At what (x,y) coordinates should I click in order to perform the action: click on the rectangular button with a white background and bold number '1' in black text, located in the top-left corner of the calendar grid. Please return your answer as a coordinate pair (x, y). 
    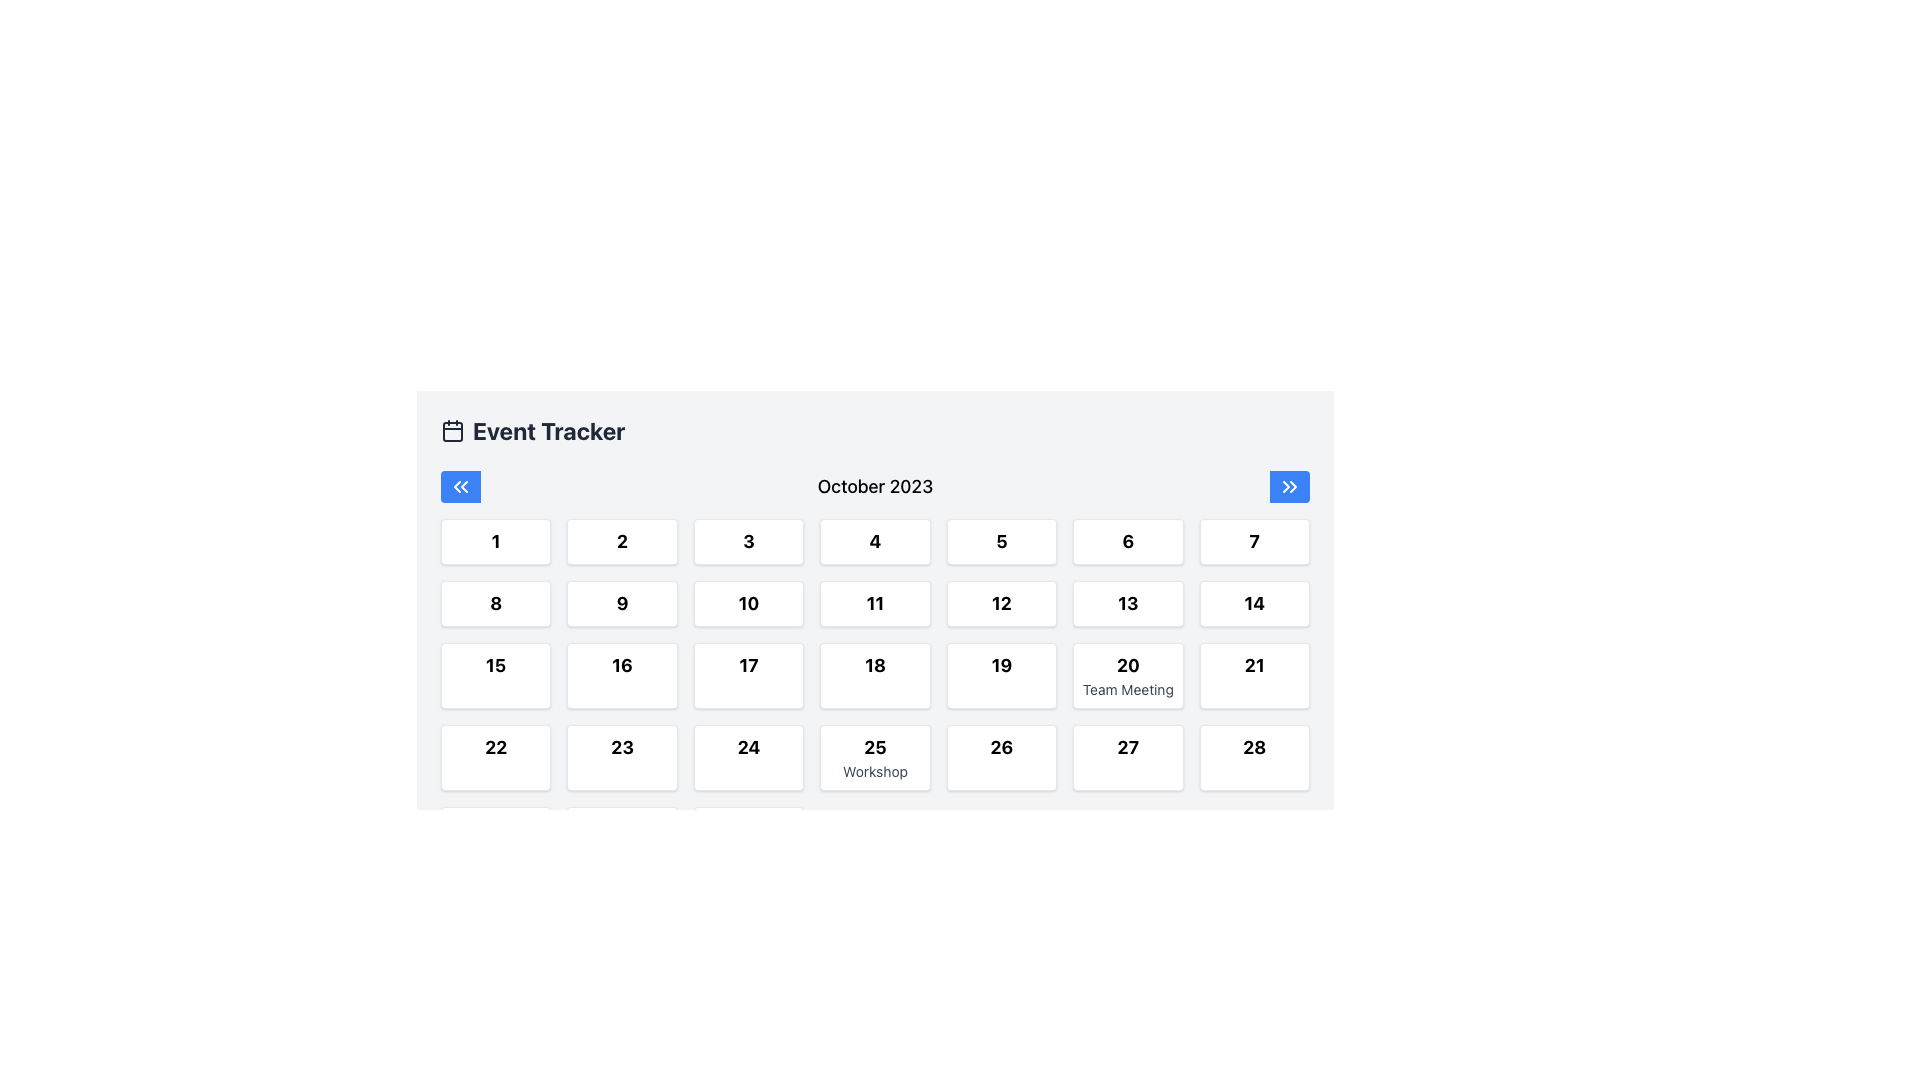
    Looking at the image, I should click on (496, 542).